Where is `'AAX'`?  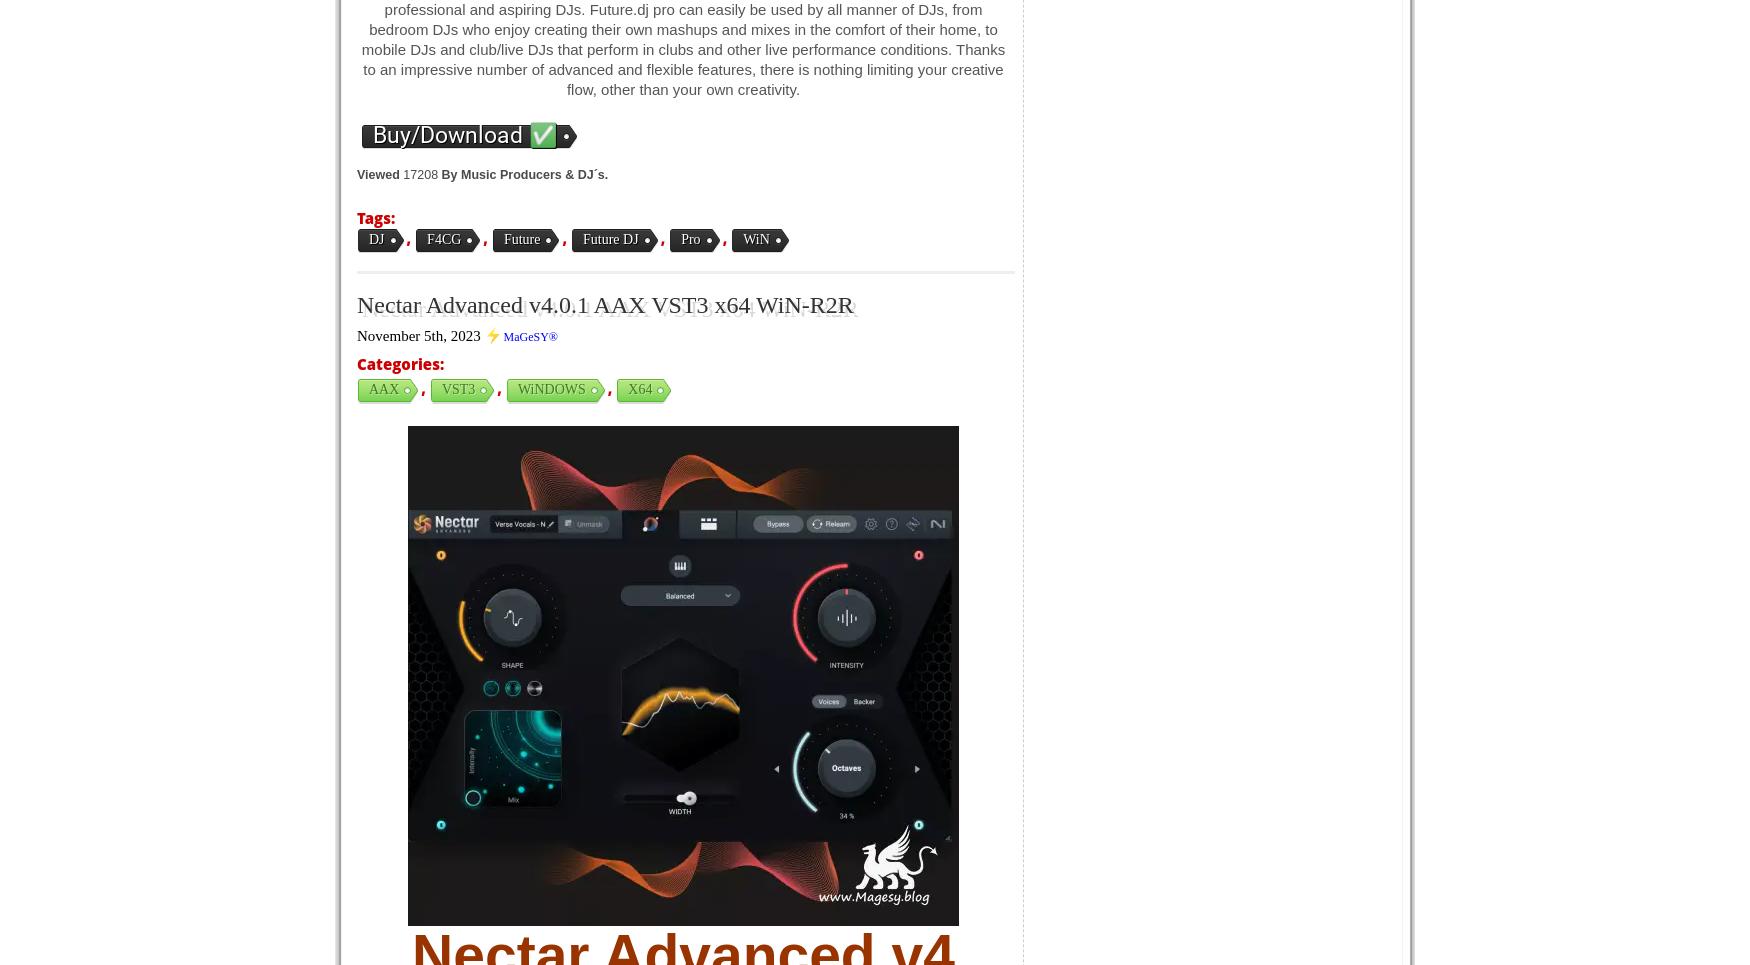
'AAX' is located at coordinates (382, 388).